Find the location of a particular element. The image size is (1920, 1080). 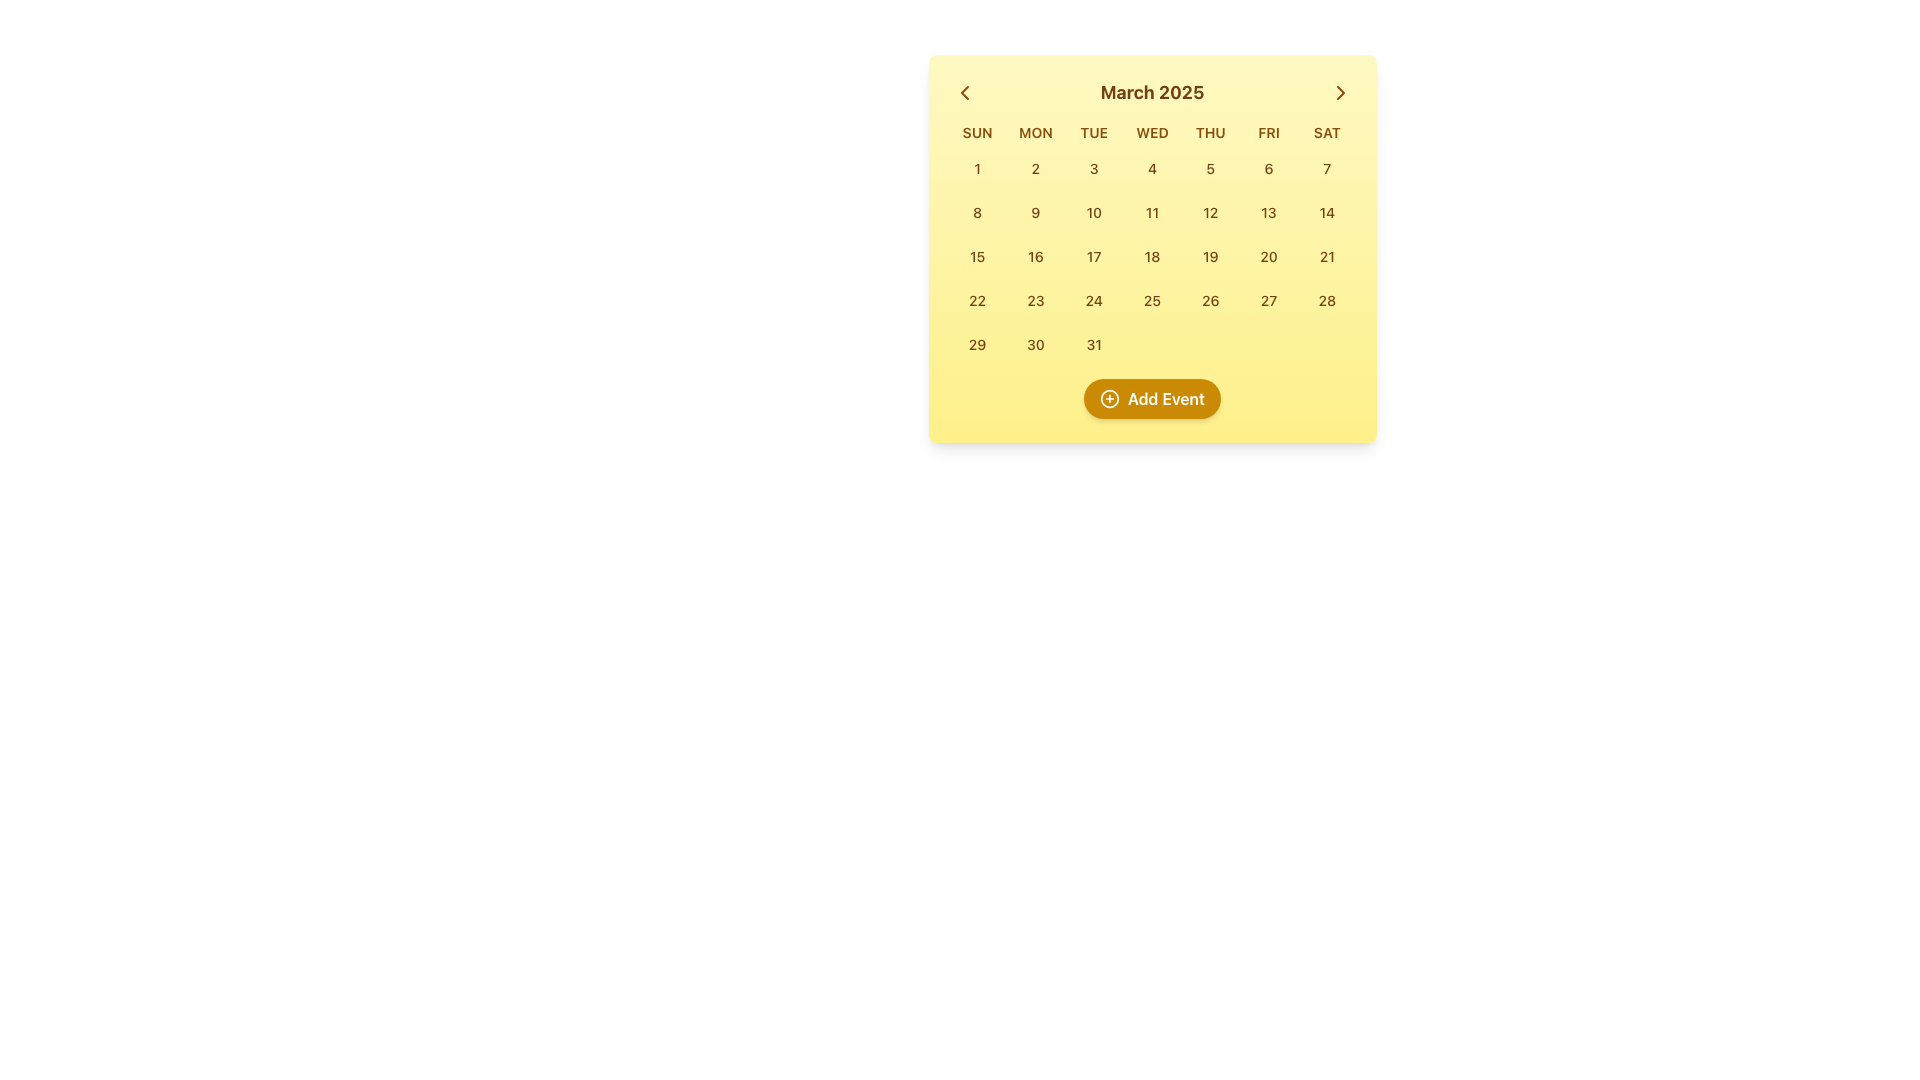

the text element displaying the number '12' in bold dark yellowish-brown font located in the fifth cell of the fifth row of the calendar grid is located at coordinates (1209, 212).